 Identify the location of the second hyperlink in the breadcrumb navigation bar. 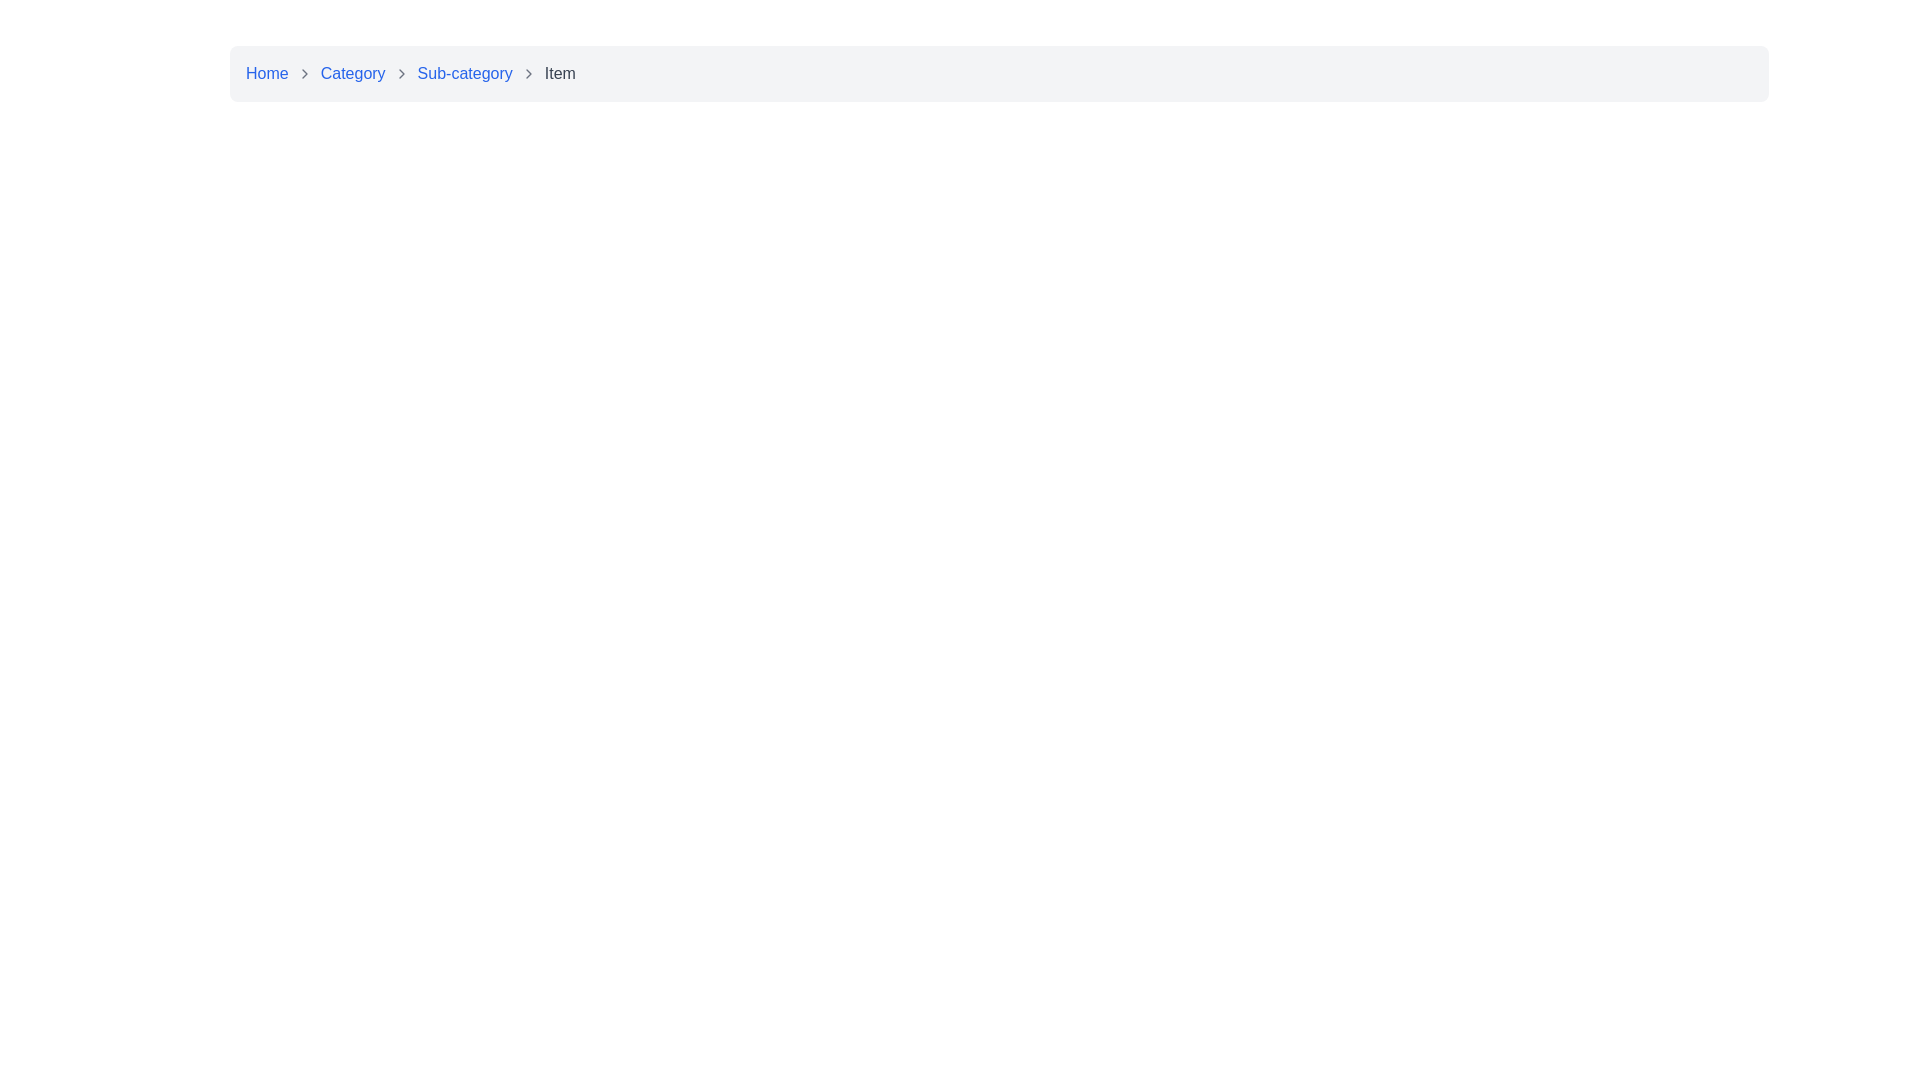
(353, 72).